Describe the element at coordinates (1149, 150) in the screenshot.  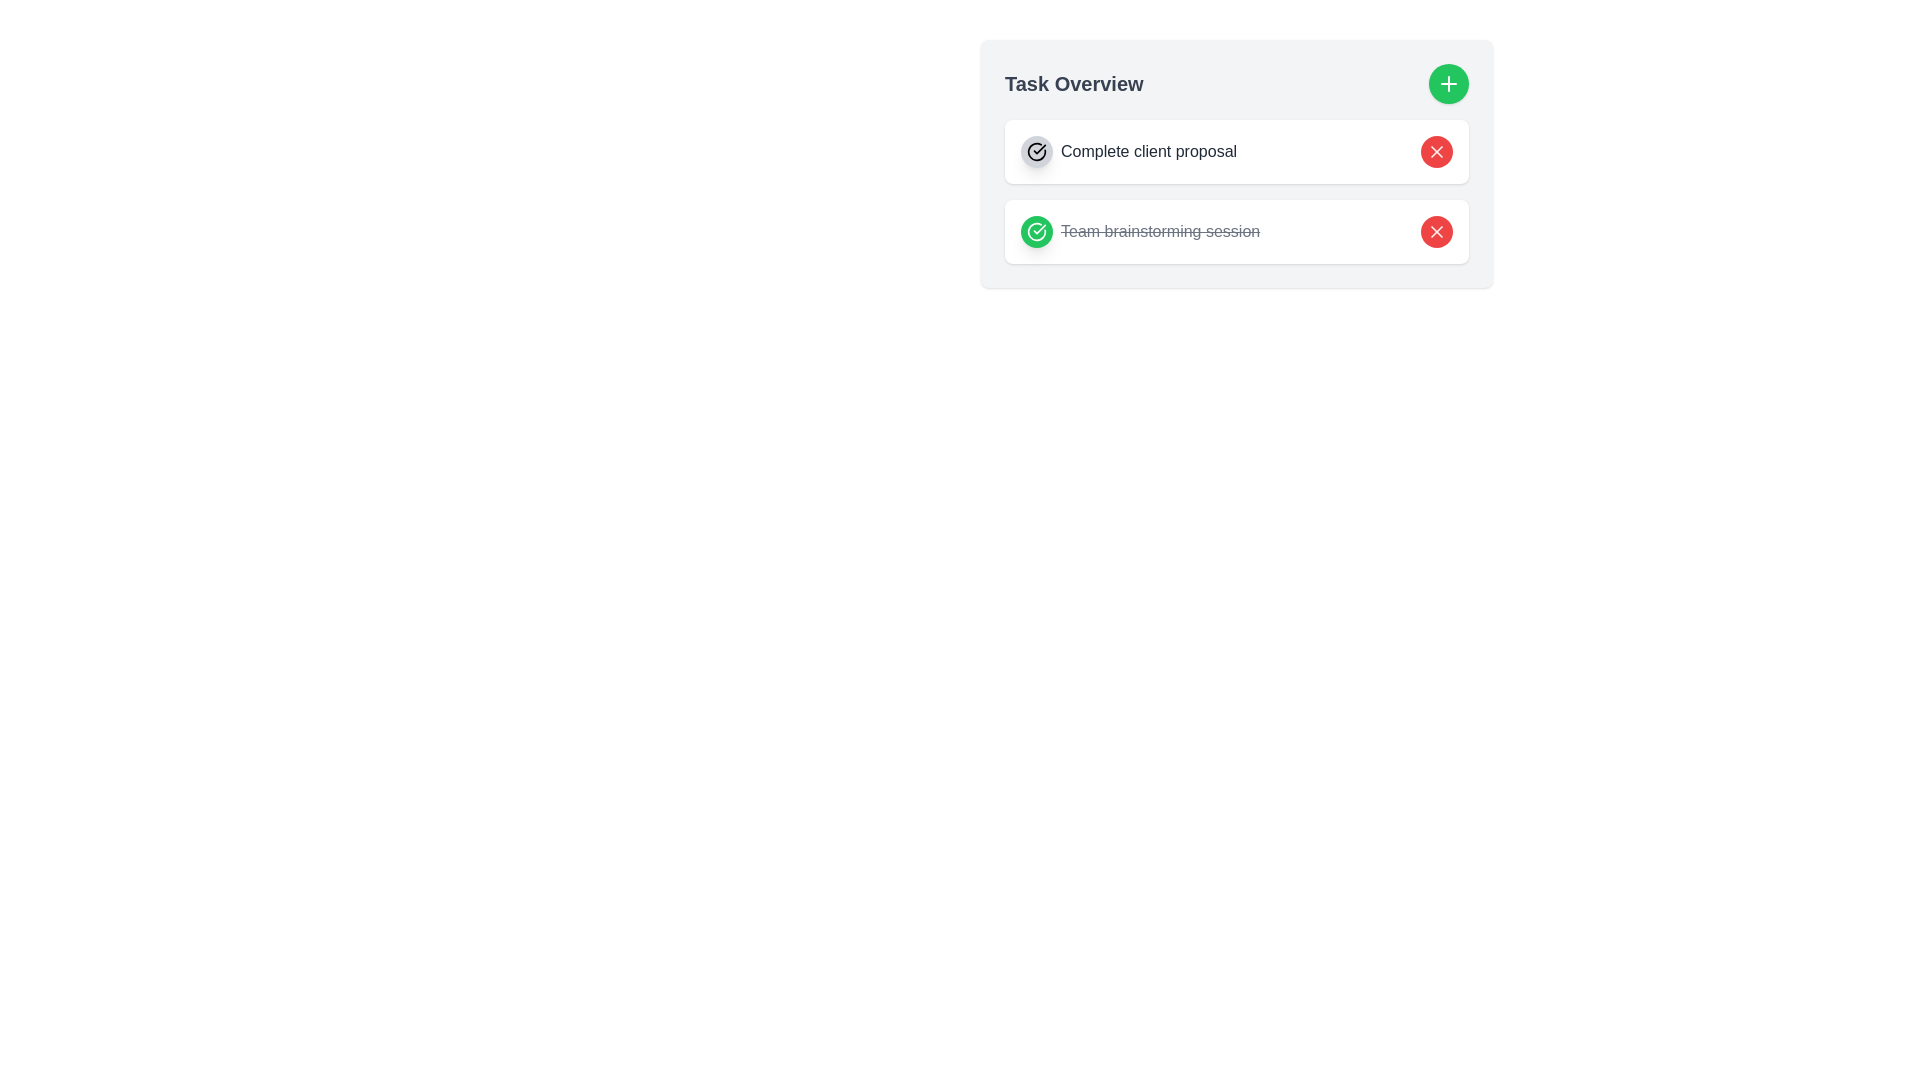
I see `the static text label saying 'Complete client proposal', which is styled as part of a task list and located in the first entry of the task list` at that location.